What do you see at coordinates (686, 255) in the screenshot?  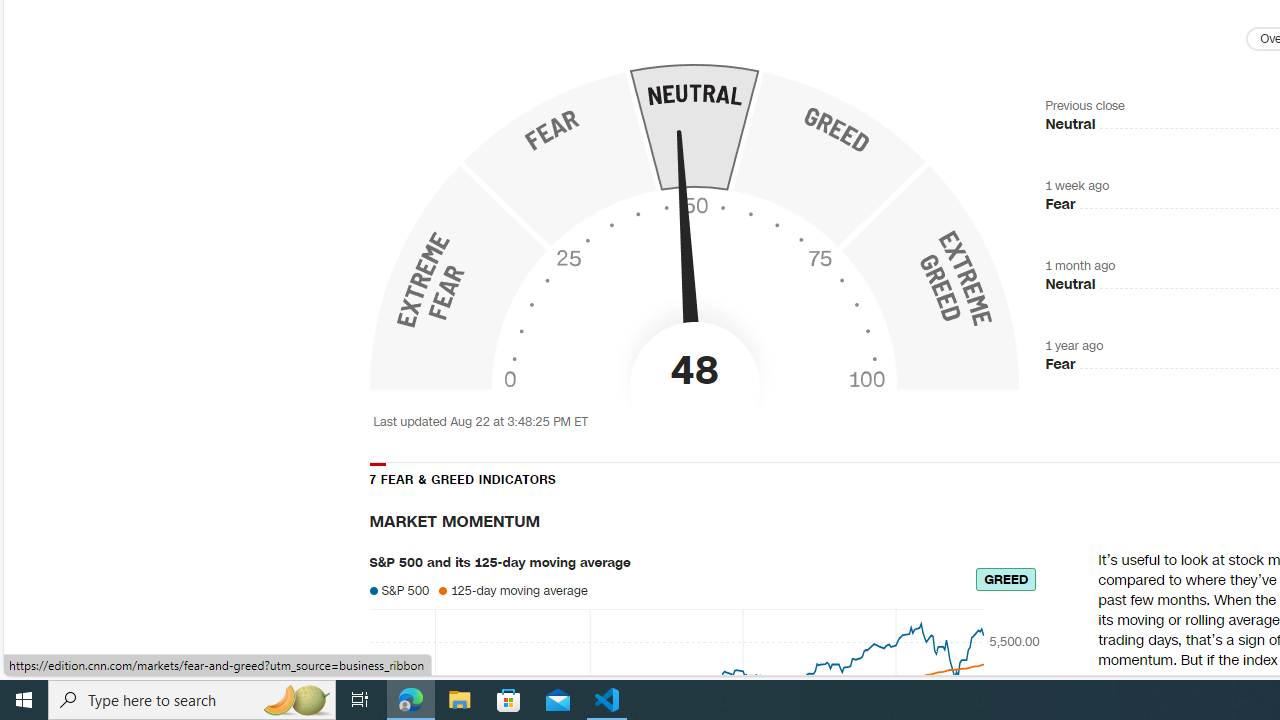 I see `'Class: market-fng-gauge__hand-svg'` at bounding box center [686, 255].